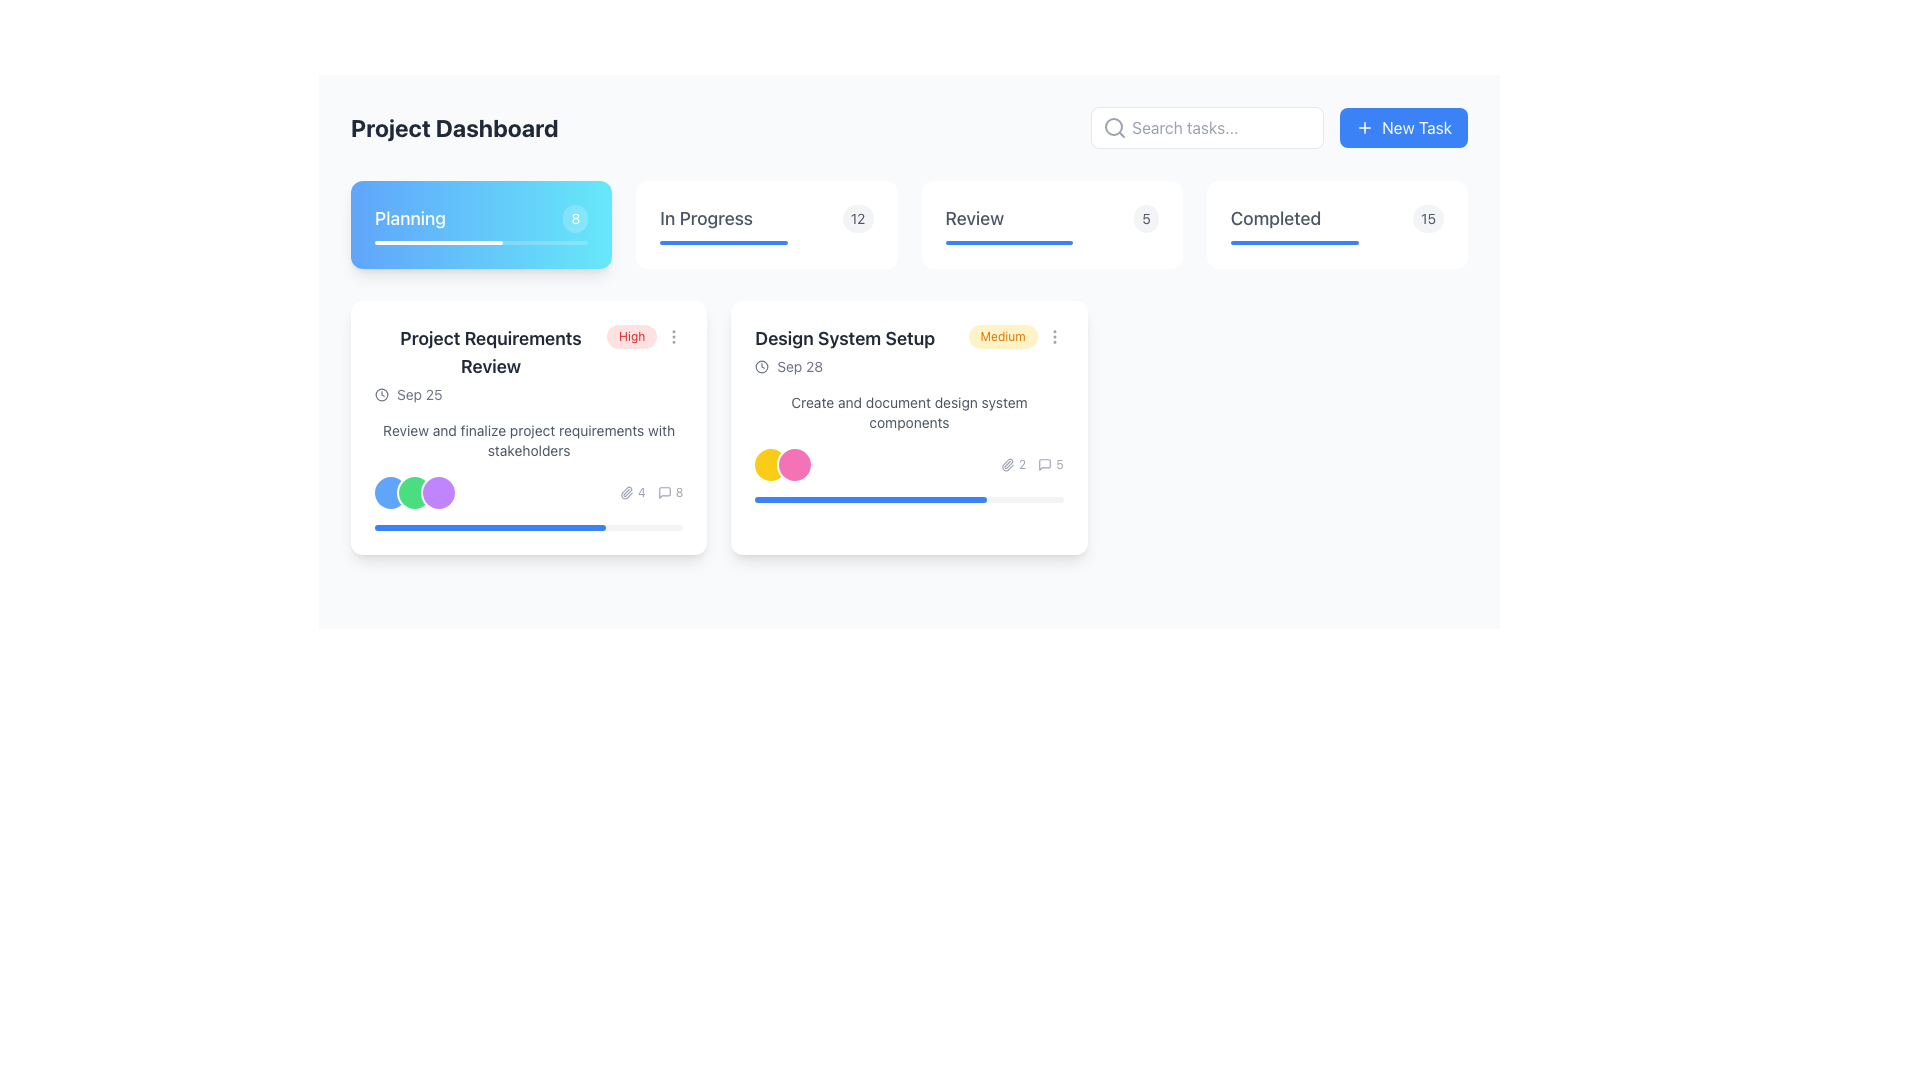 This screenshot has width=1920, height=1080. What do you see at coordinates (1146, 219) in the screenshot?
I see `the informational badge or counter representing the number of pending tasks under the 'Review' section` at bounding box center [1146, 219].